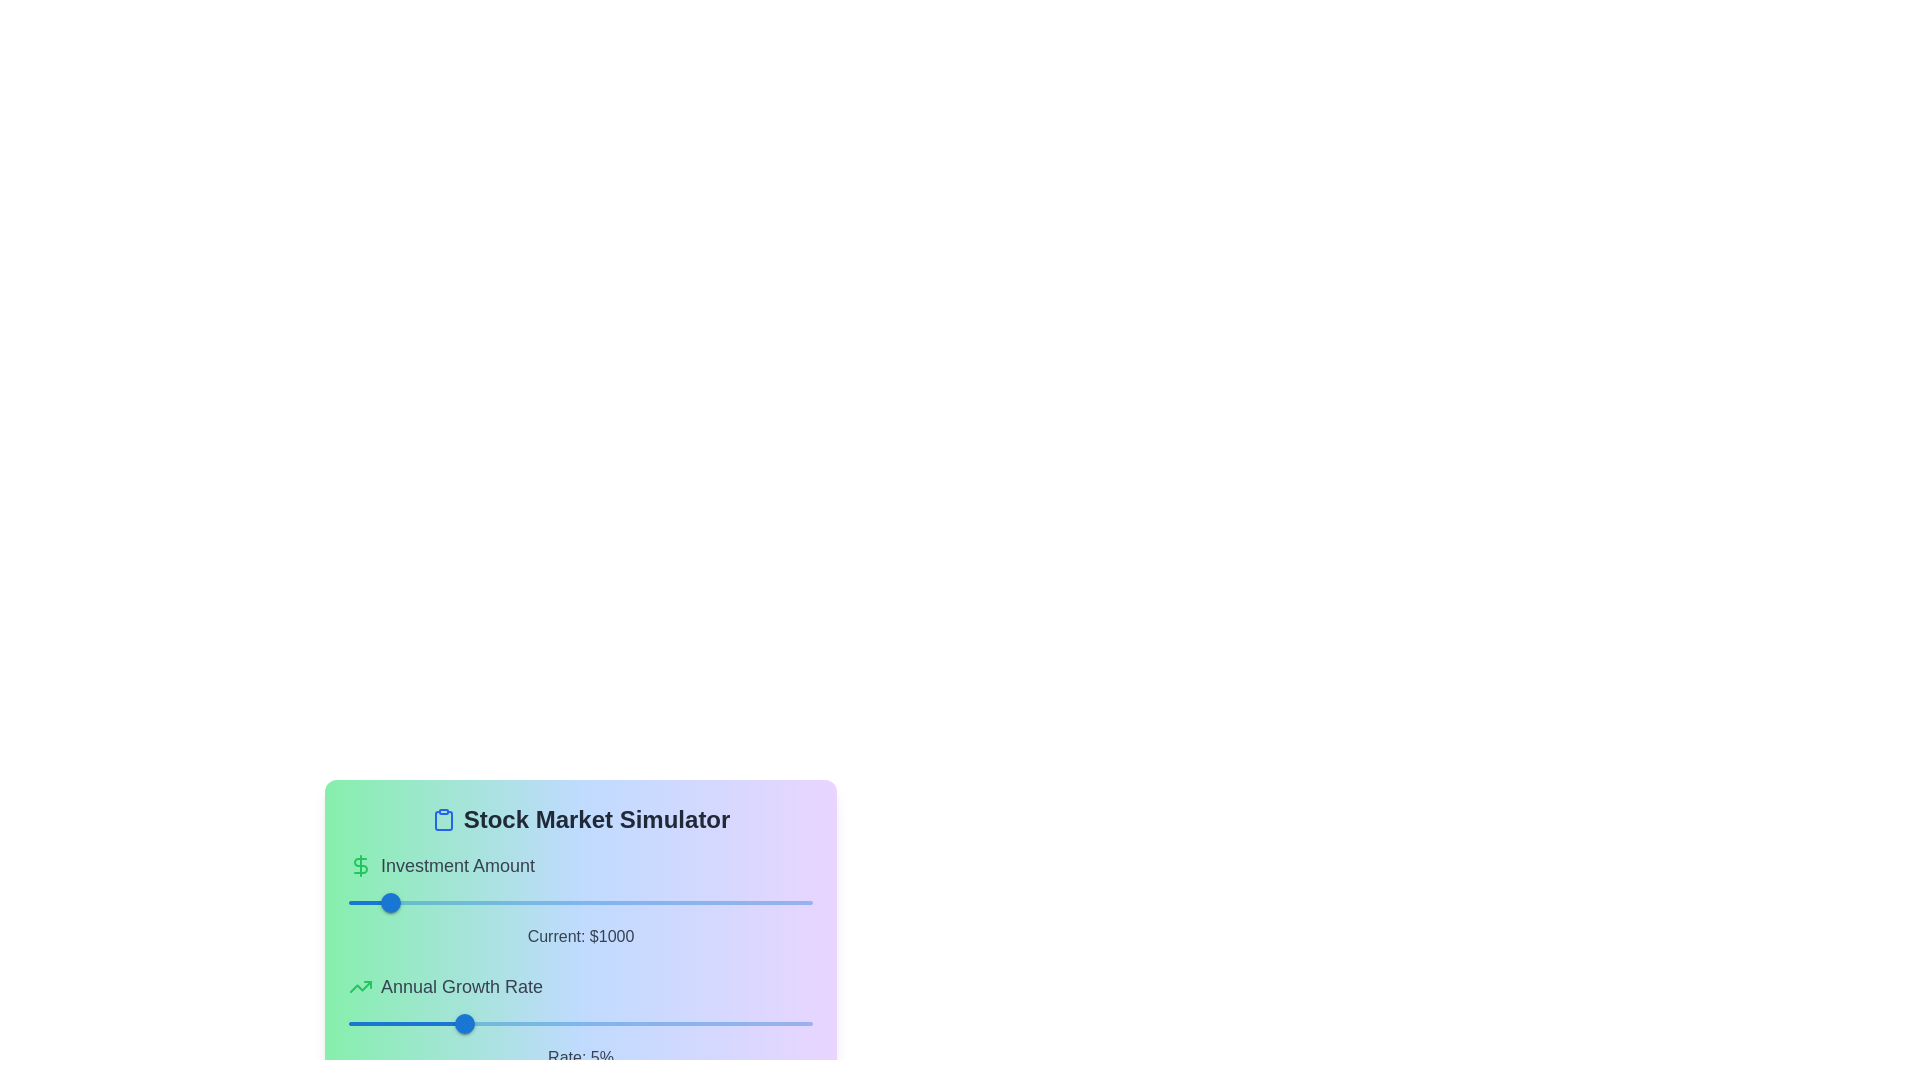 The height and width of the screenshot is (1080, 1920). Describe the element at coordinates (577, 902) in the screenshot. I see `the investment amount` at that location.